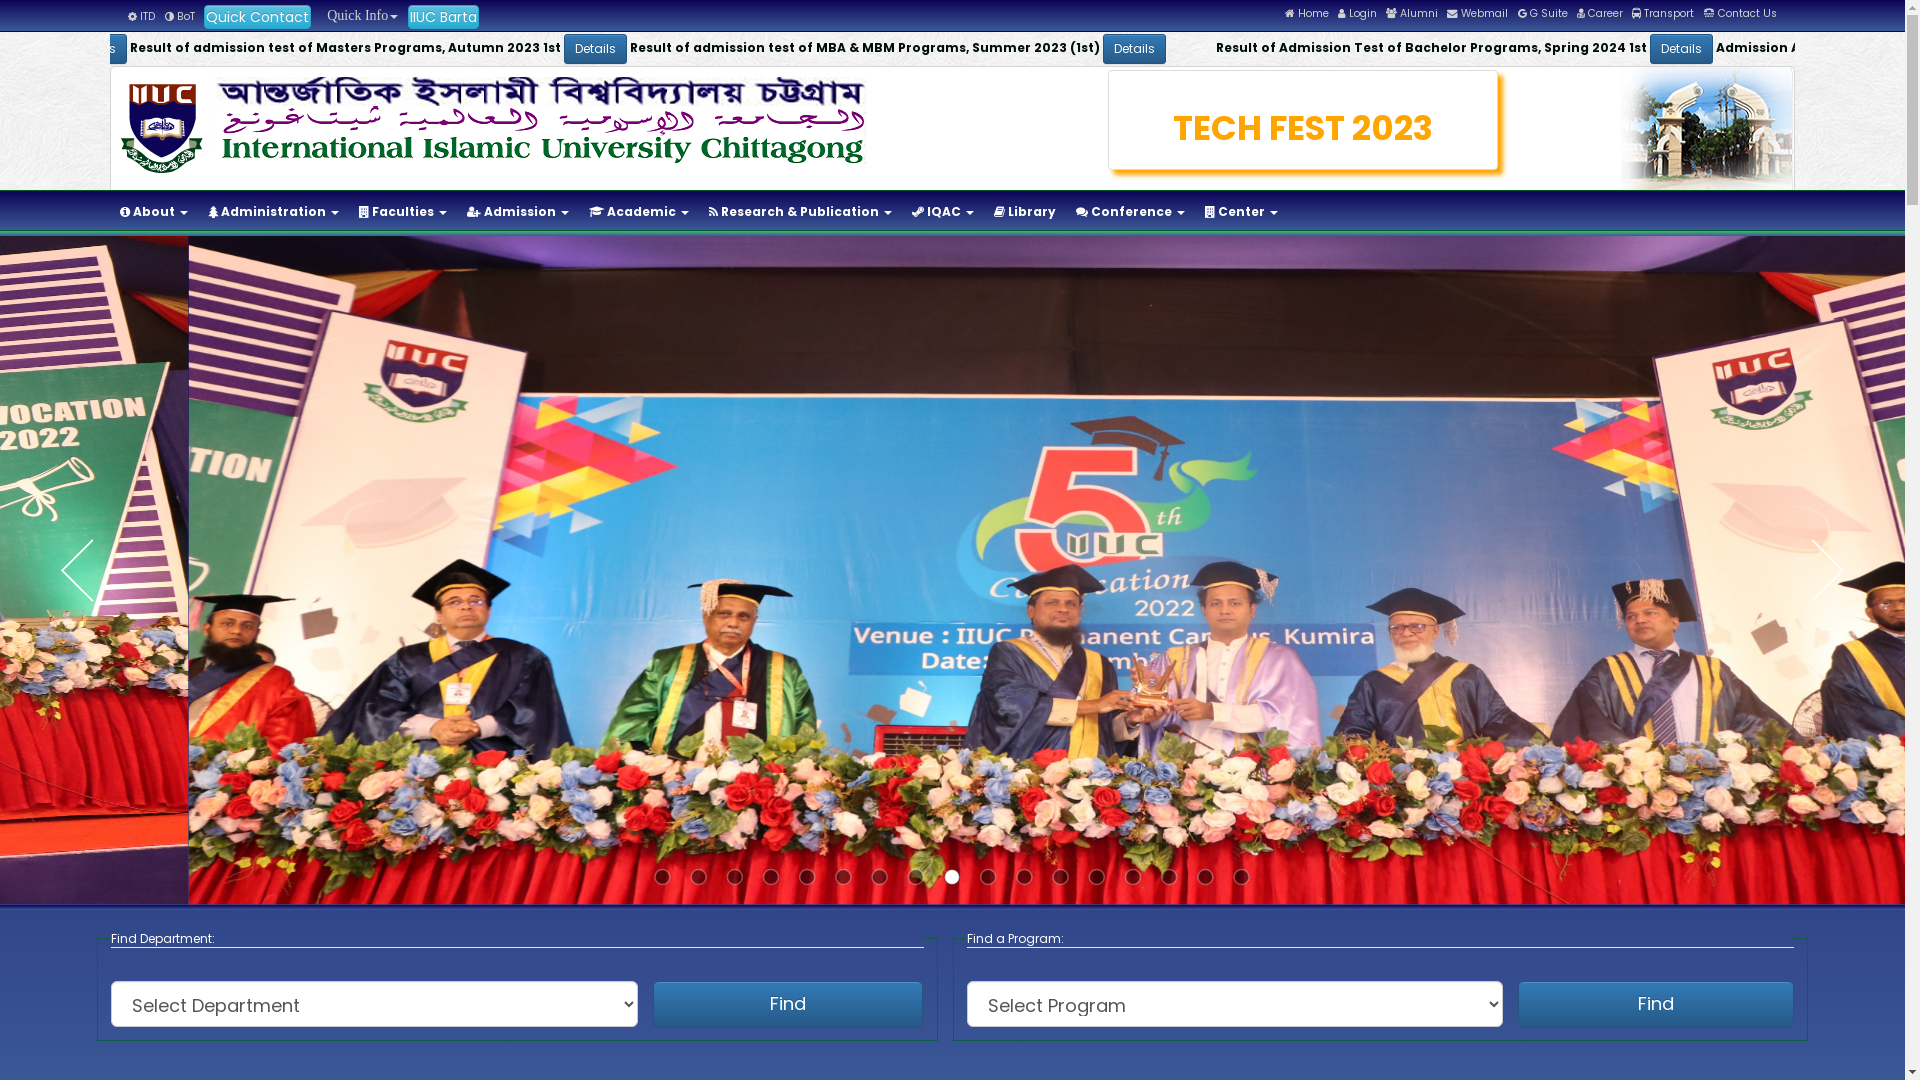 The image size is (1920, 1080). I want to click on 'Quick Contact', so click(256, 16).